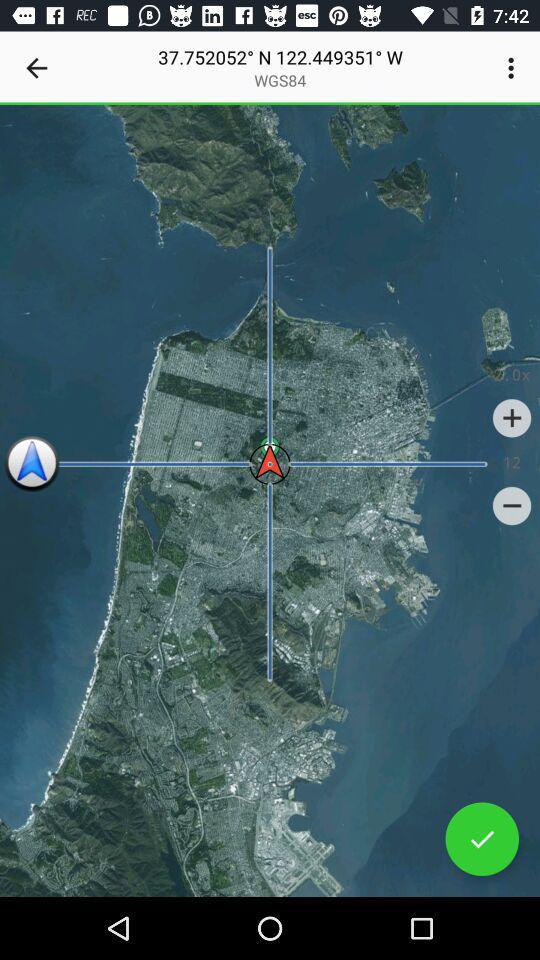 The image size is (540, 960). What do you see at coordinates (31, 464) in the screenshot?
I see `the navigation icon` at bounding box center [31, 464].